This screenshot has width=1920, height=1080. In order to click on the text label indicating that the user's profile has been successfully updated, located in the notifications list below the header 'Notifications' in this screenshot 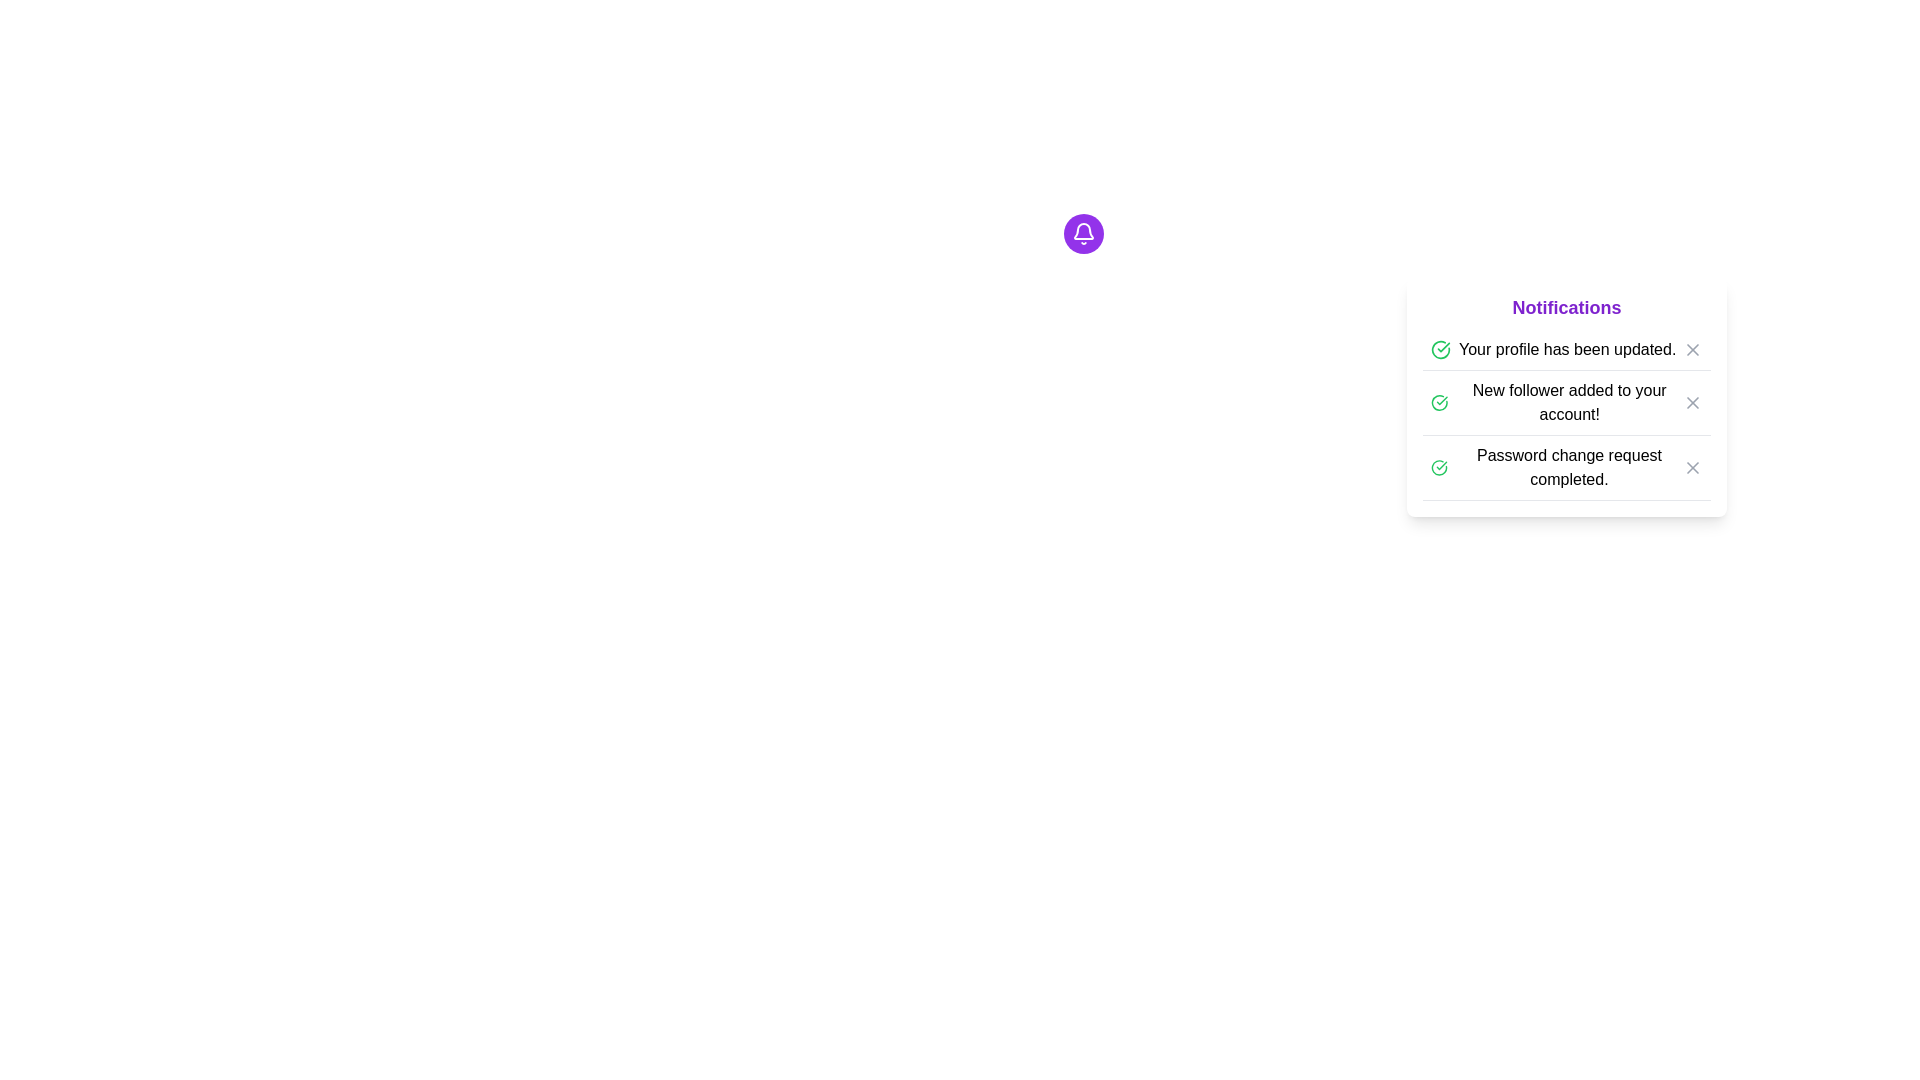, I will do `click(1566, 349)`.